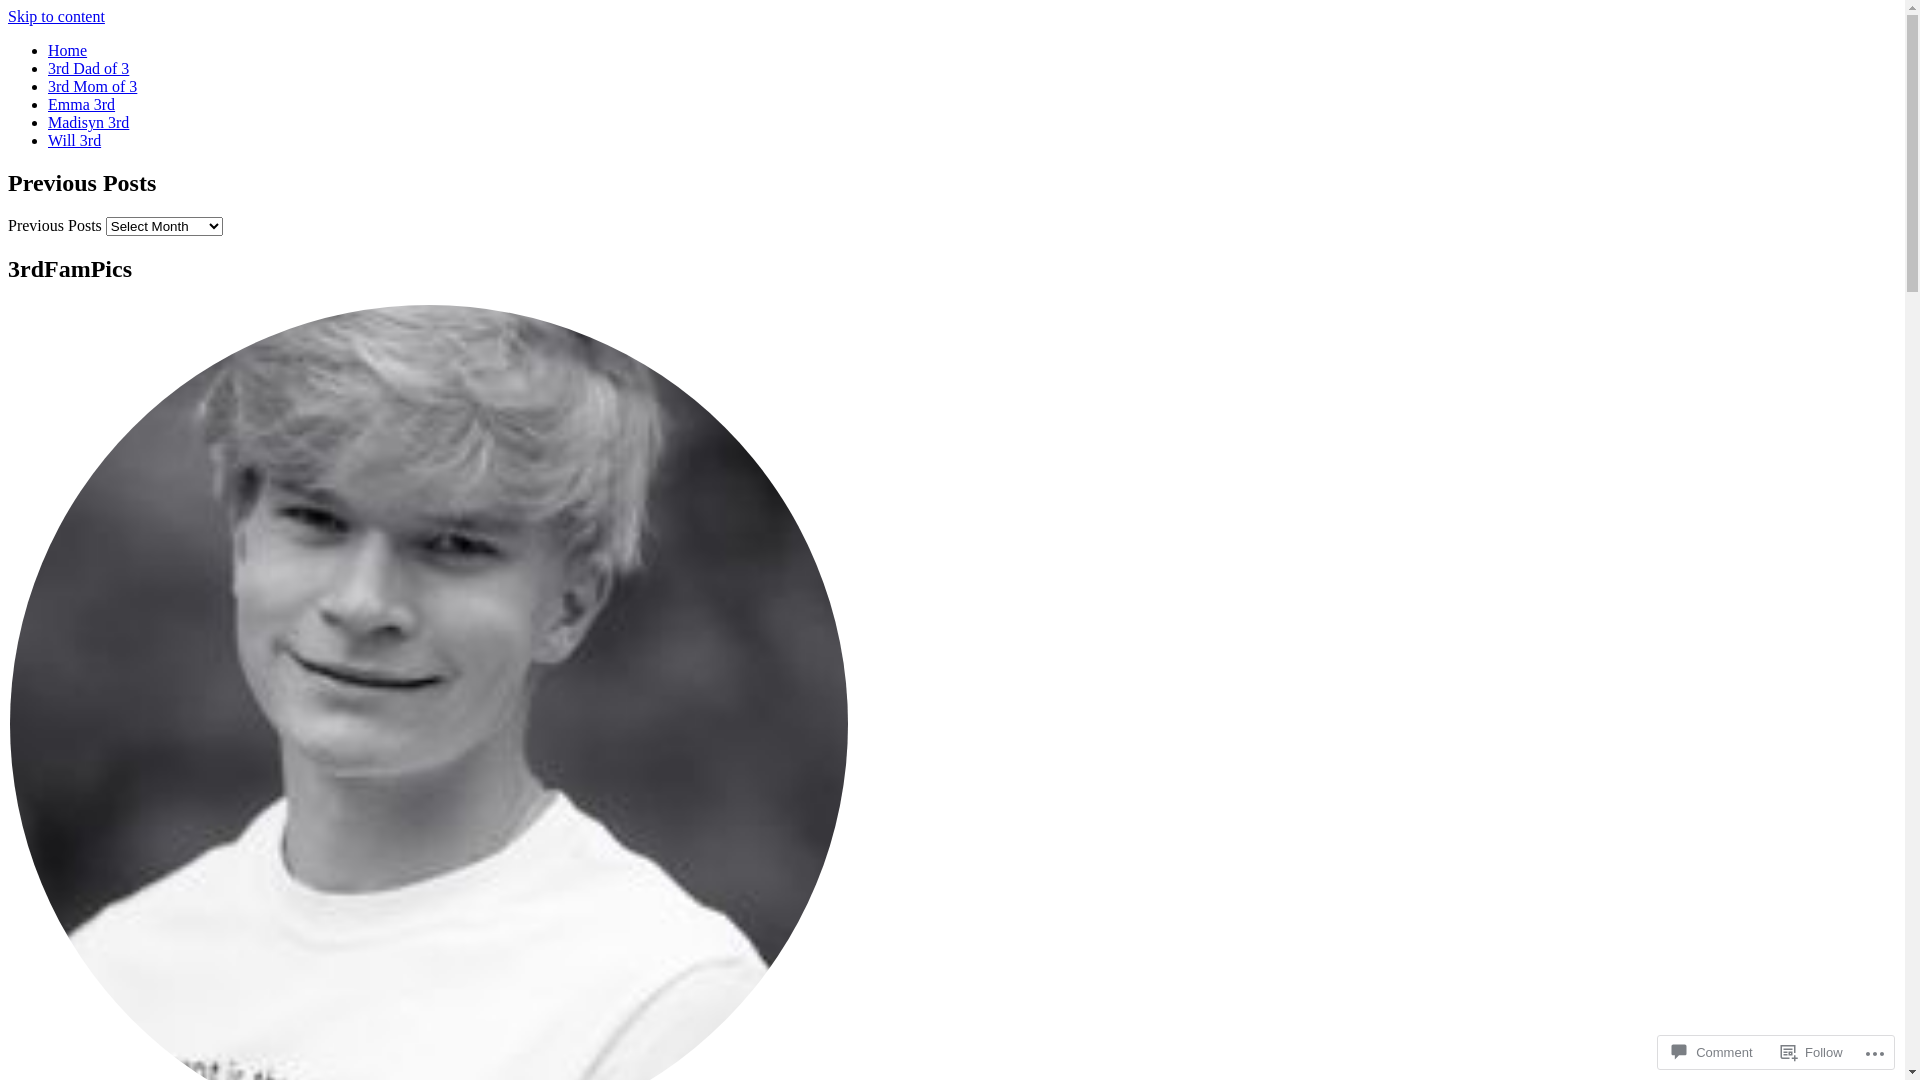  Describe the element at coordinates (1772, 1051) in the screenshot. I see `'Follow'` at that location.